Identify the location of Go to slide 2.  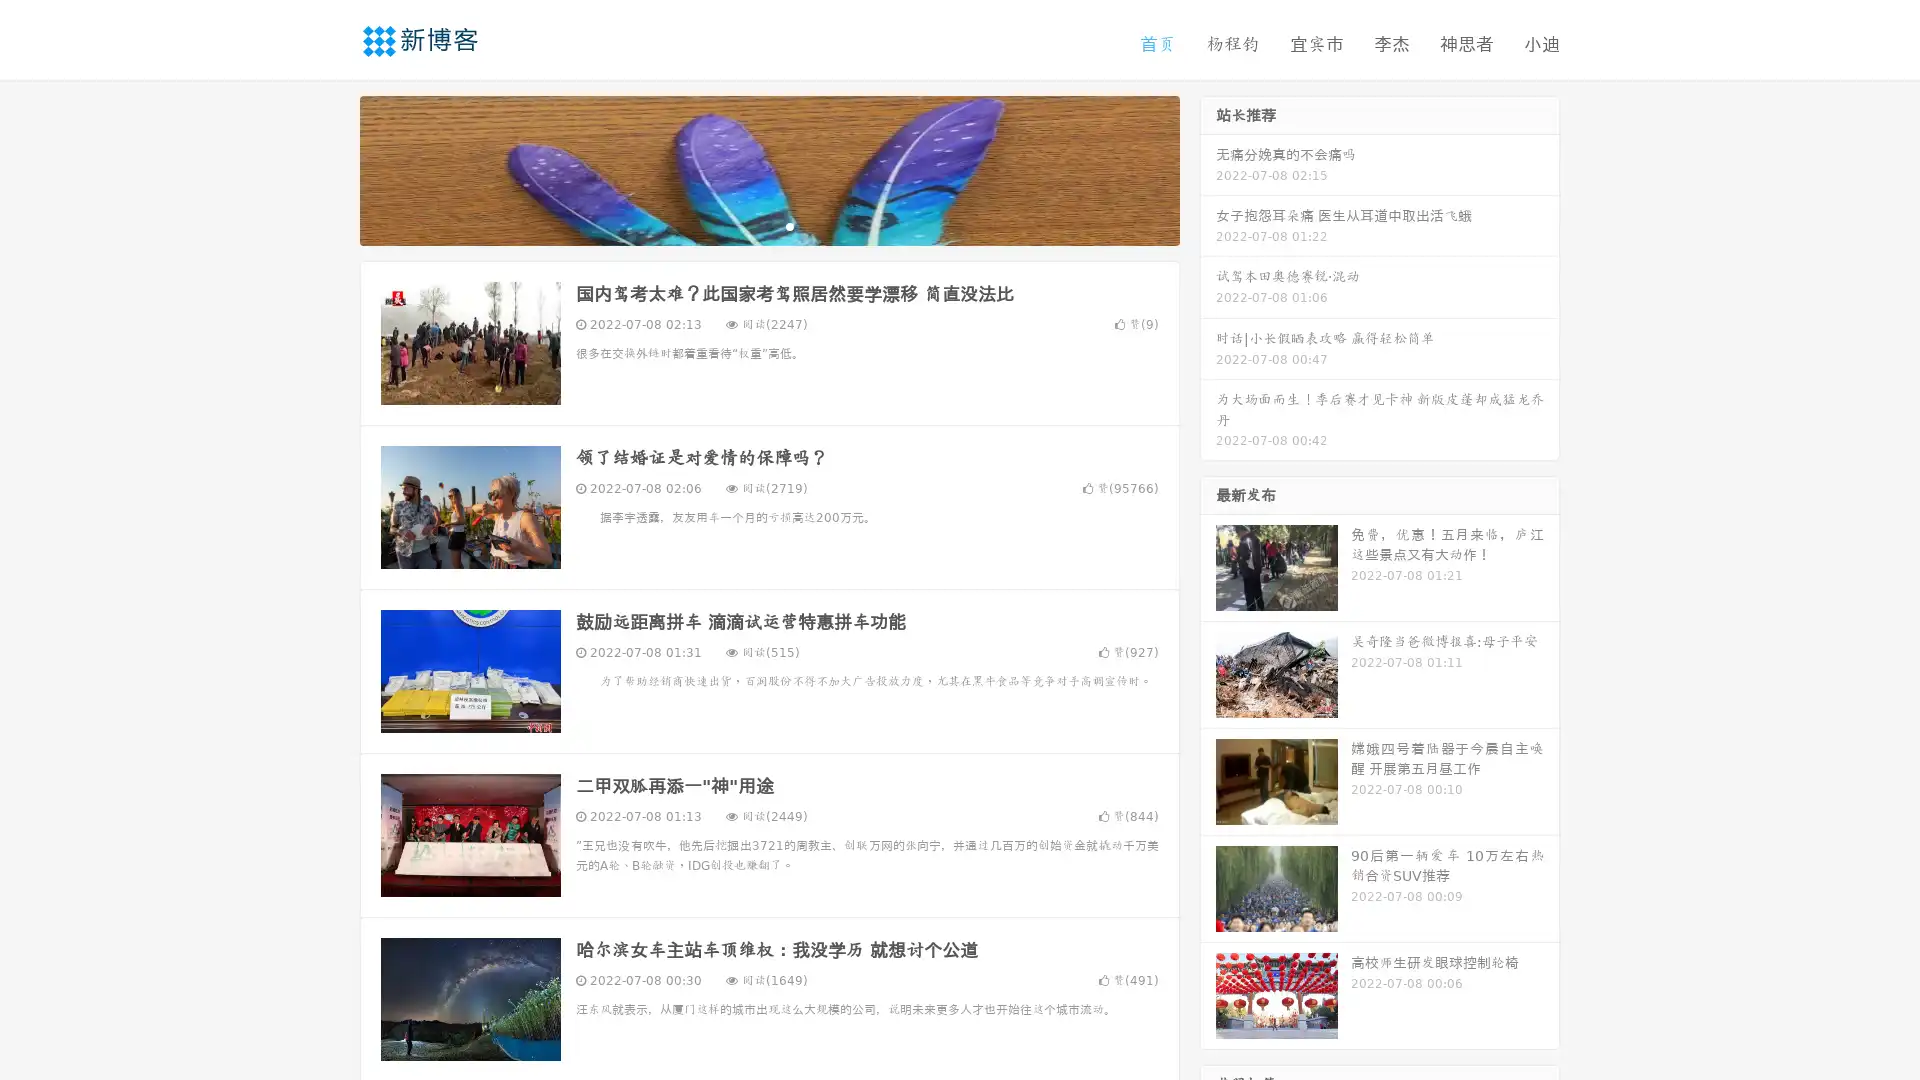
(768, 225).